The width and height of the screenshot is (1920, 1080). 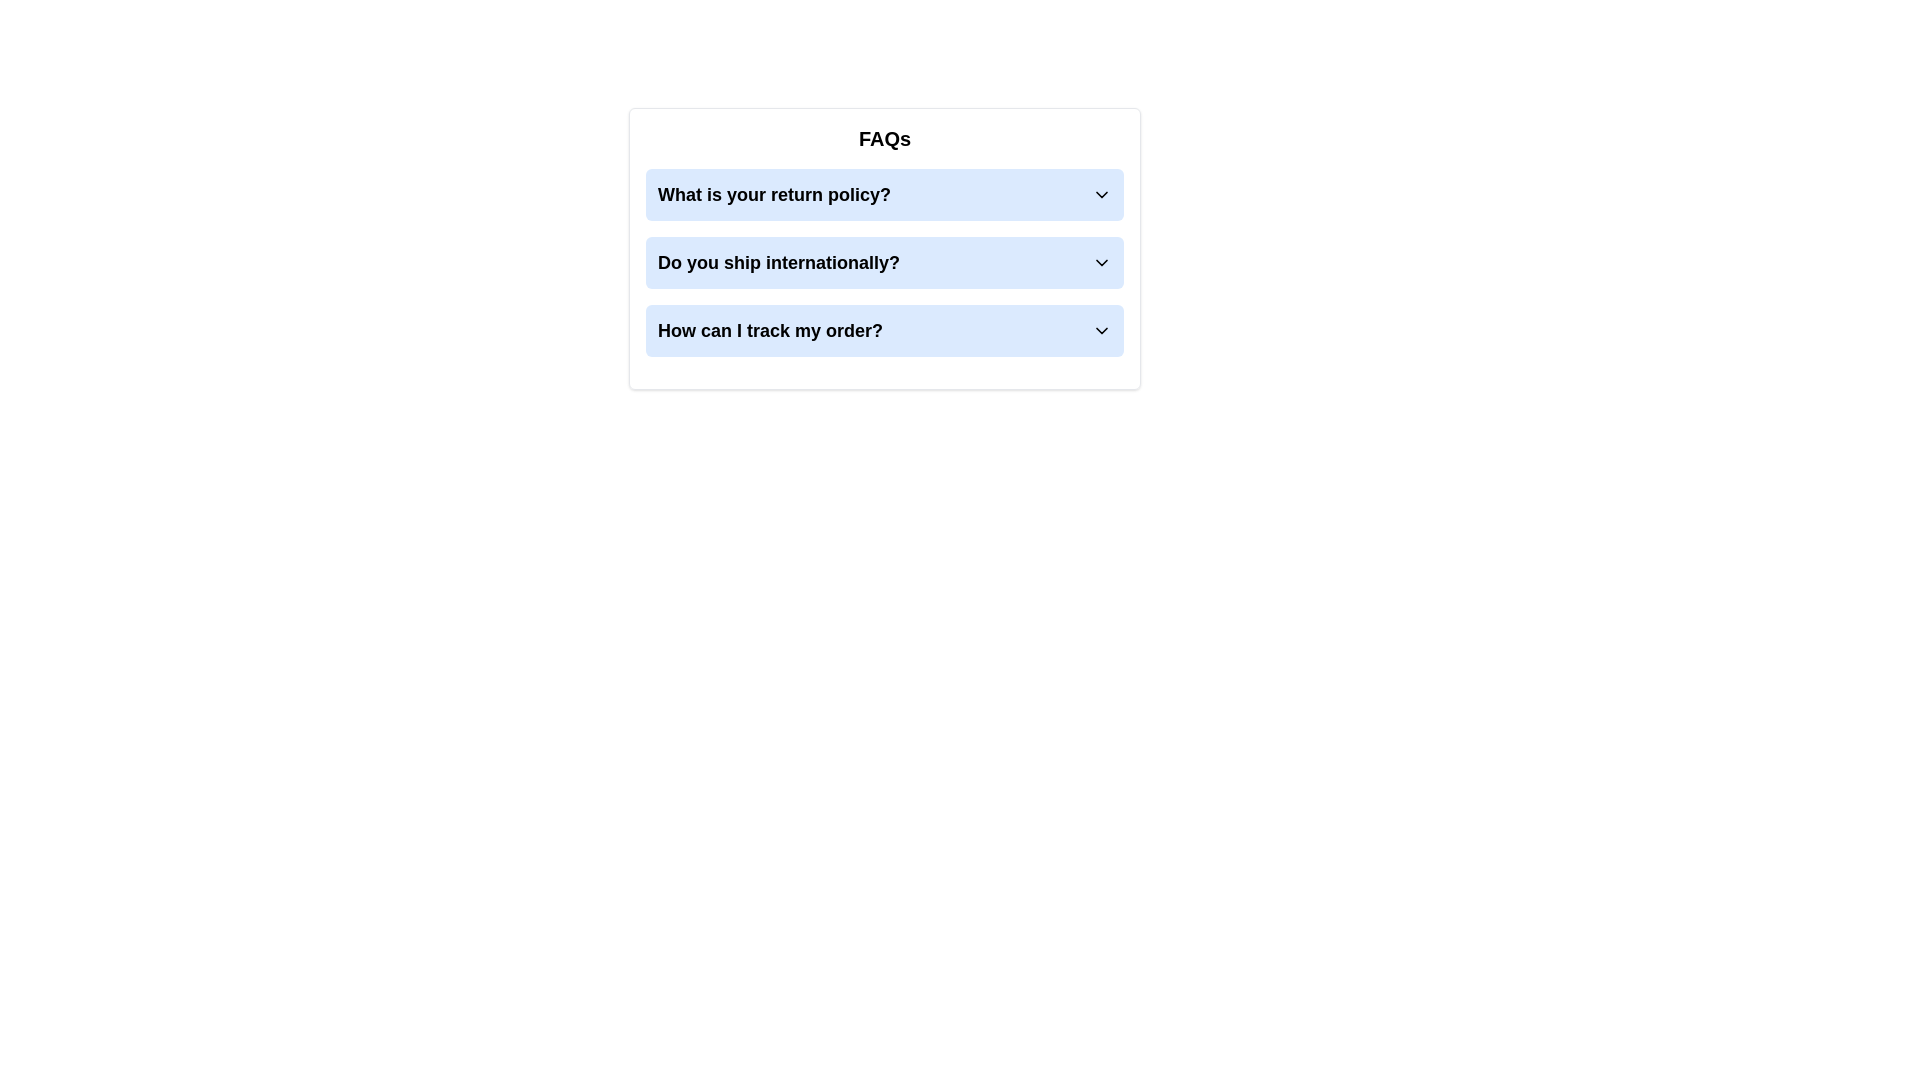 What do you see at coordinates (883, 330) in the screenshot?
I see `the third collapsible FAQ item under the title 'FAQs'` at bounding box center [883, 330].